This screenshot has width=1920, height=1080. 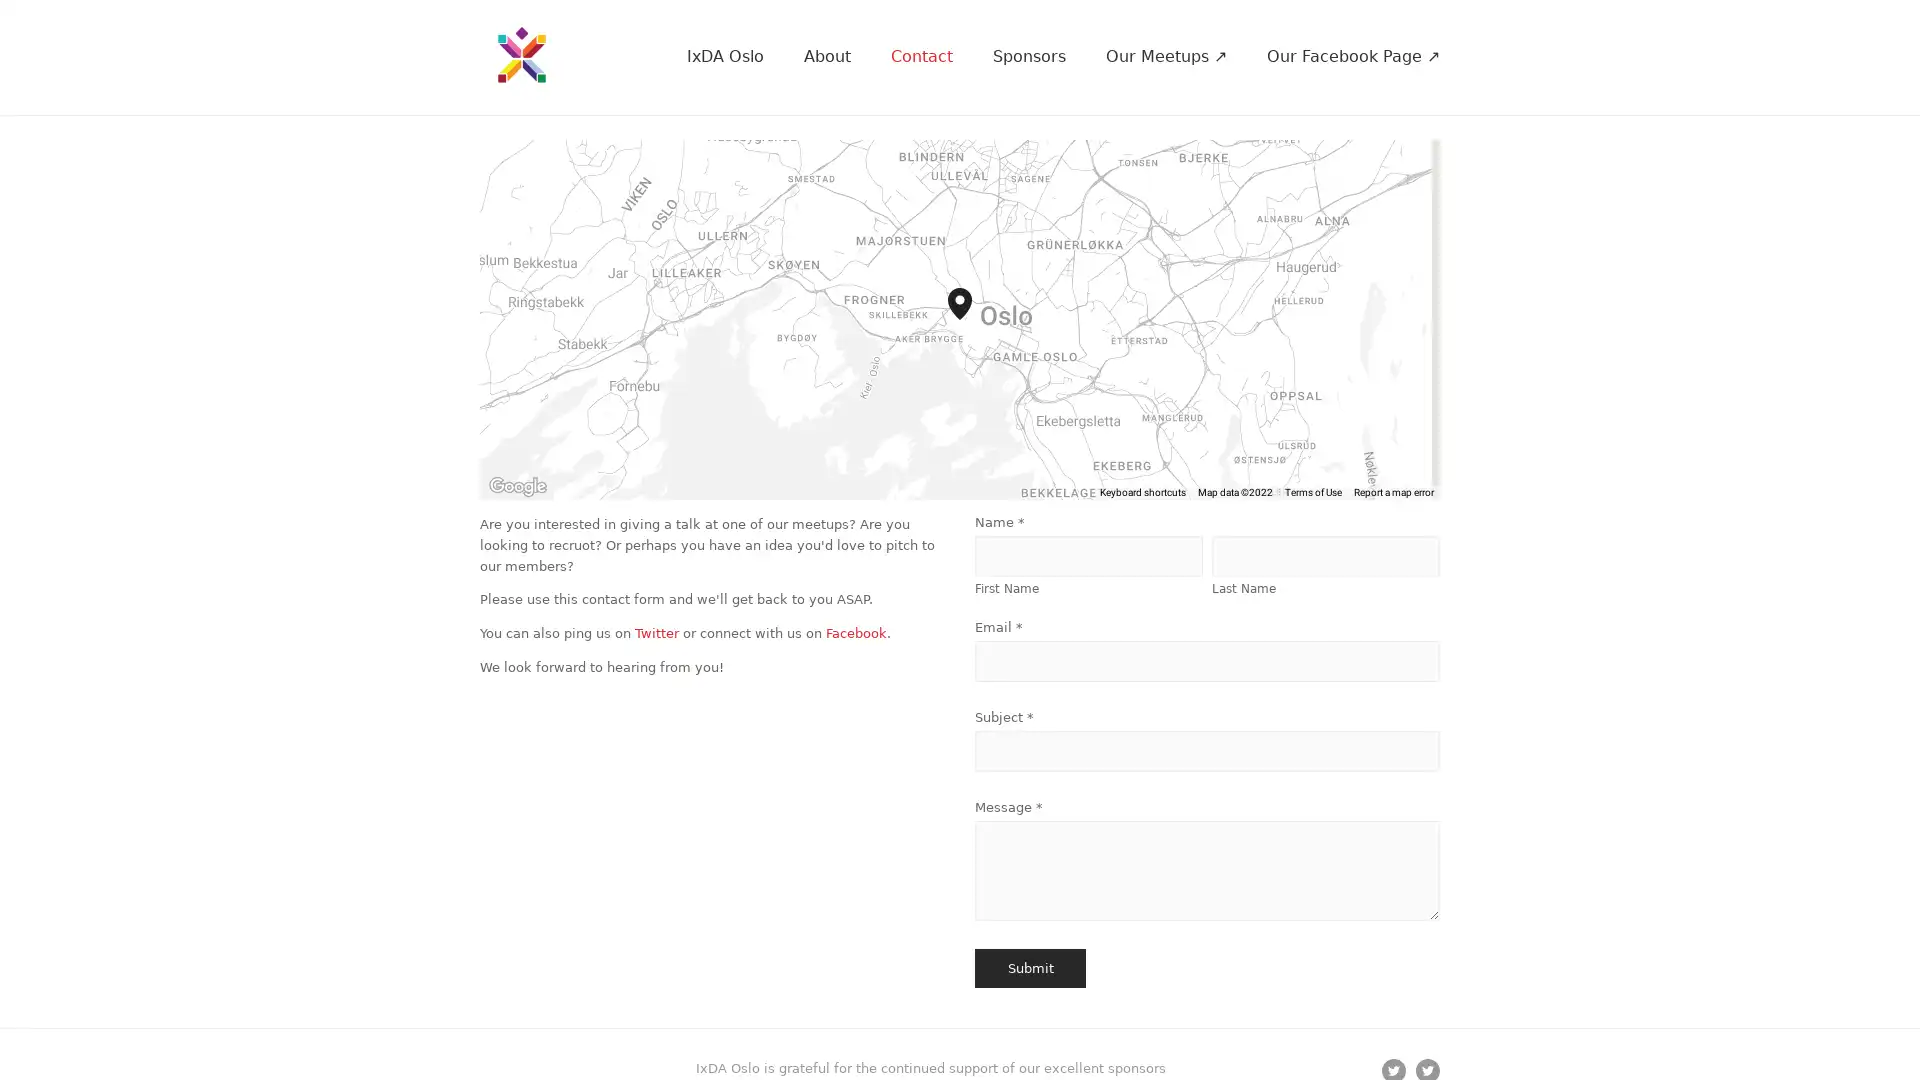 What do you see at coordinates (972, 319) in the screenshot?
I see `Tordenskioldsgate 3 Oslo, Oslo, Norway` at bounding box center [972, 319].